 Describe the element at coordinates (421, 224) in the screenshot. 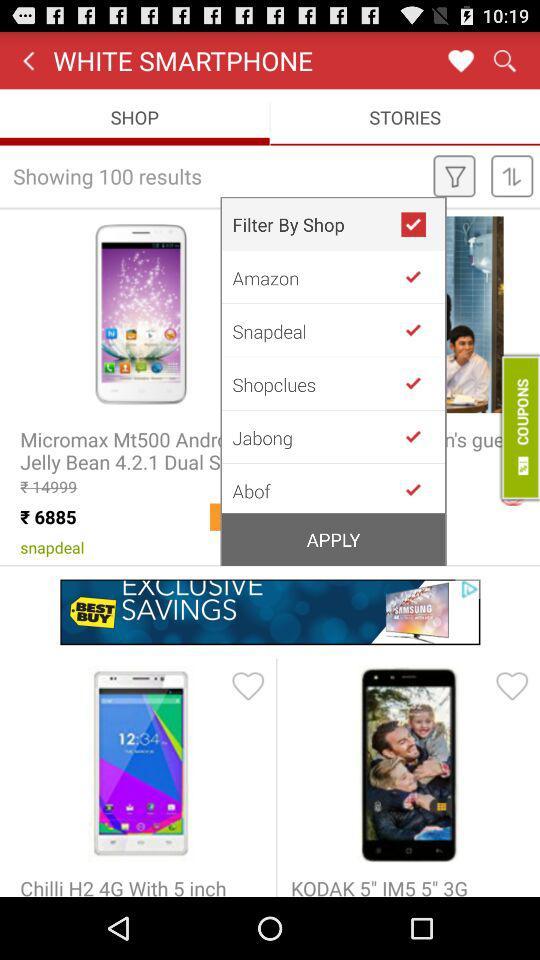

I see `turn on filter by shop` at that location.